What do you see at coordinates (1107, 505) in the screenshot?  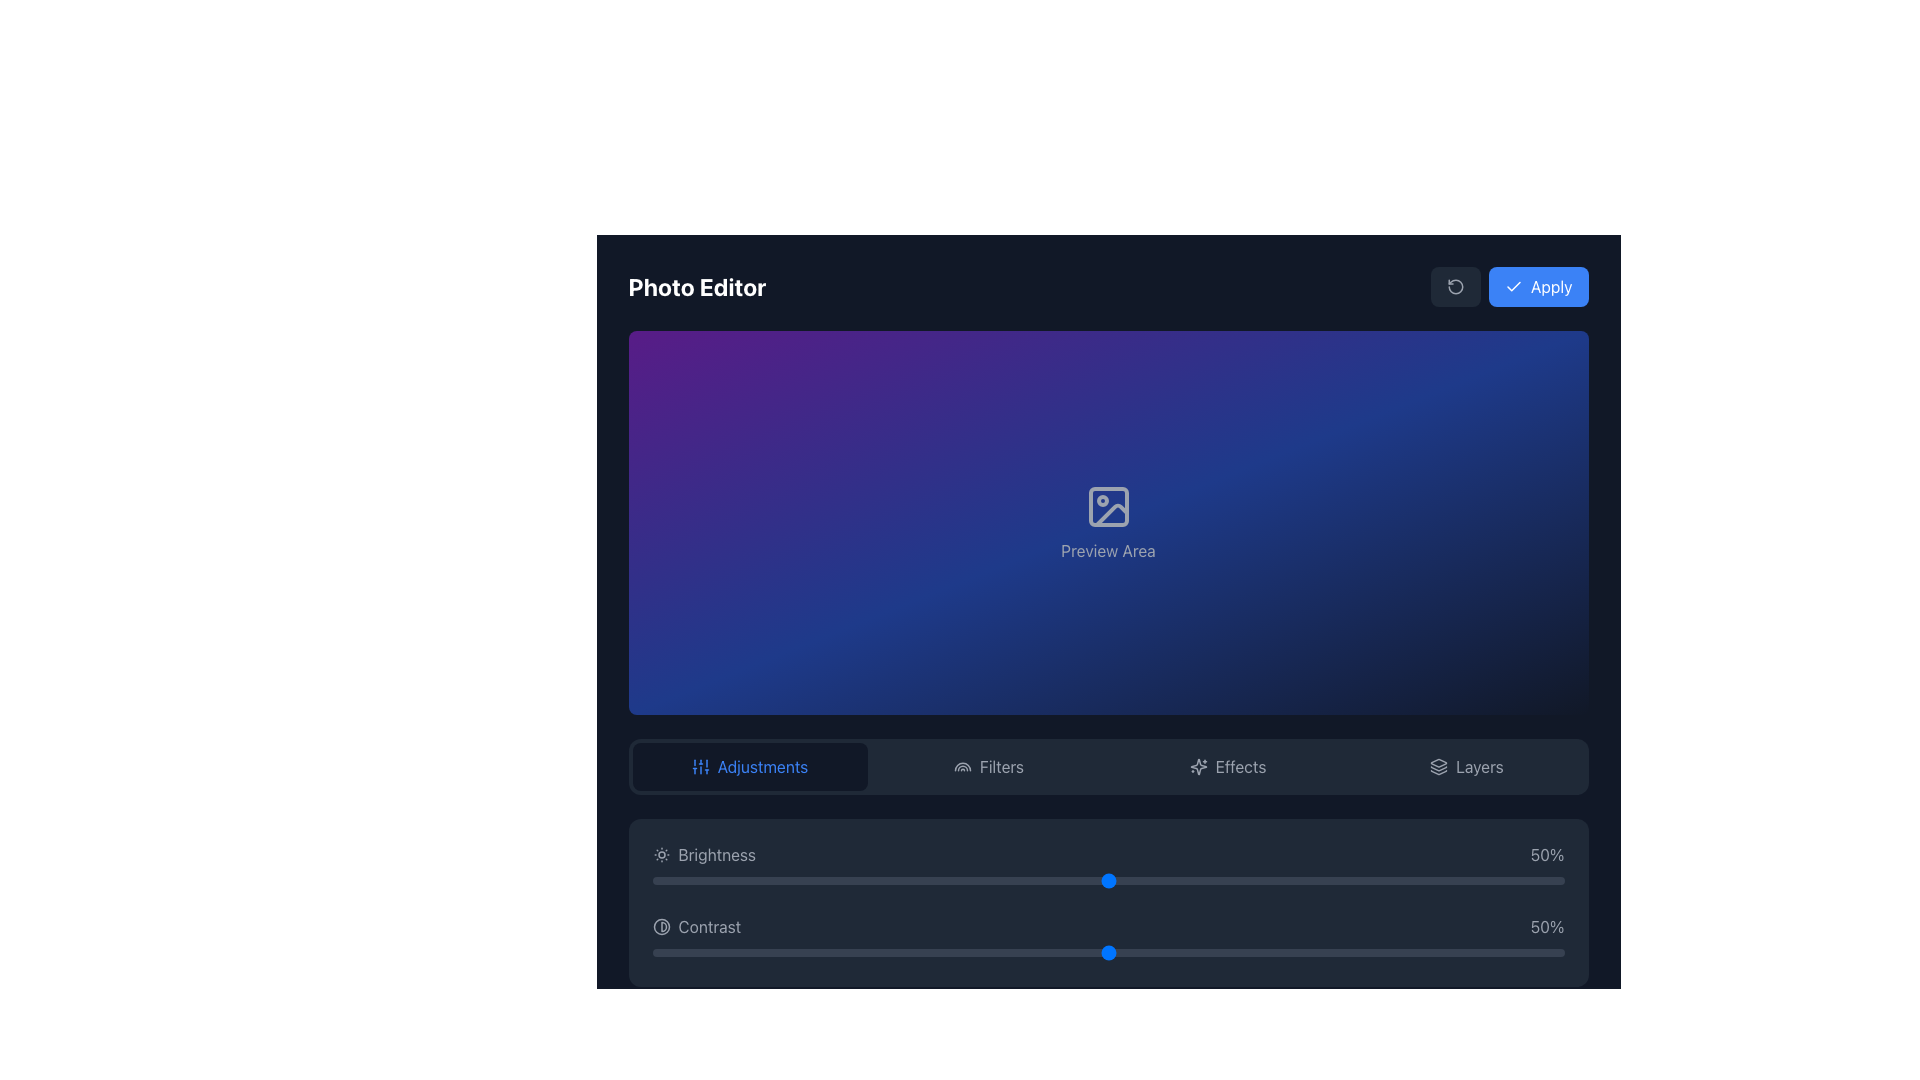 I see `the preview functionality icon located in the 'Preview Area' section, centered above the text 'Preview Area'` at bounding box center [1107, 505].